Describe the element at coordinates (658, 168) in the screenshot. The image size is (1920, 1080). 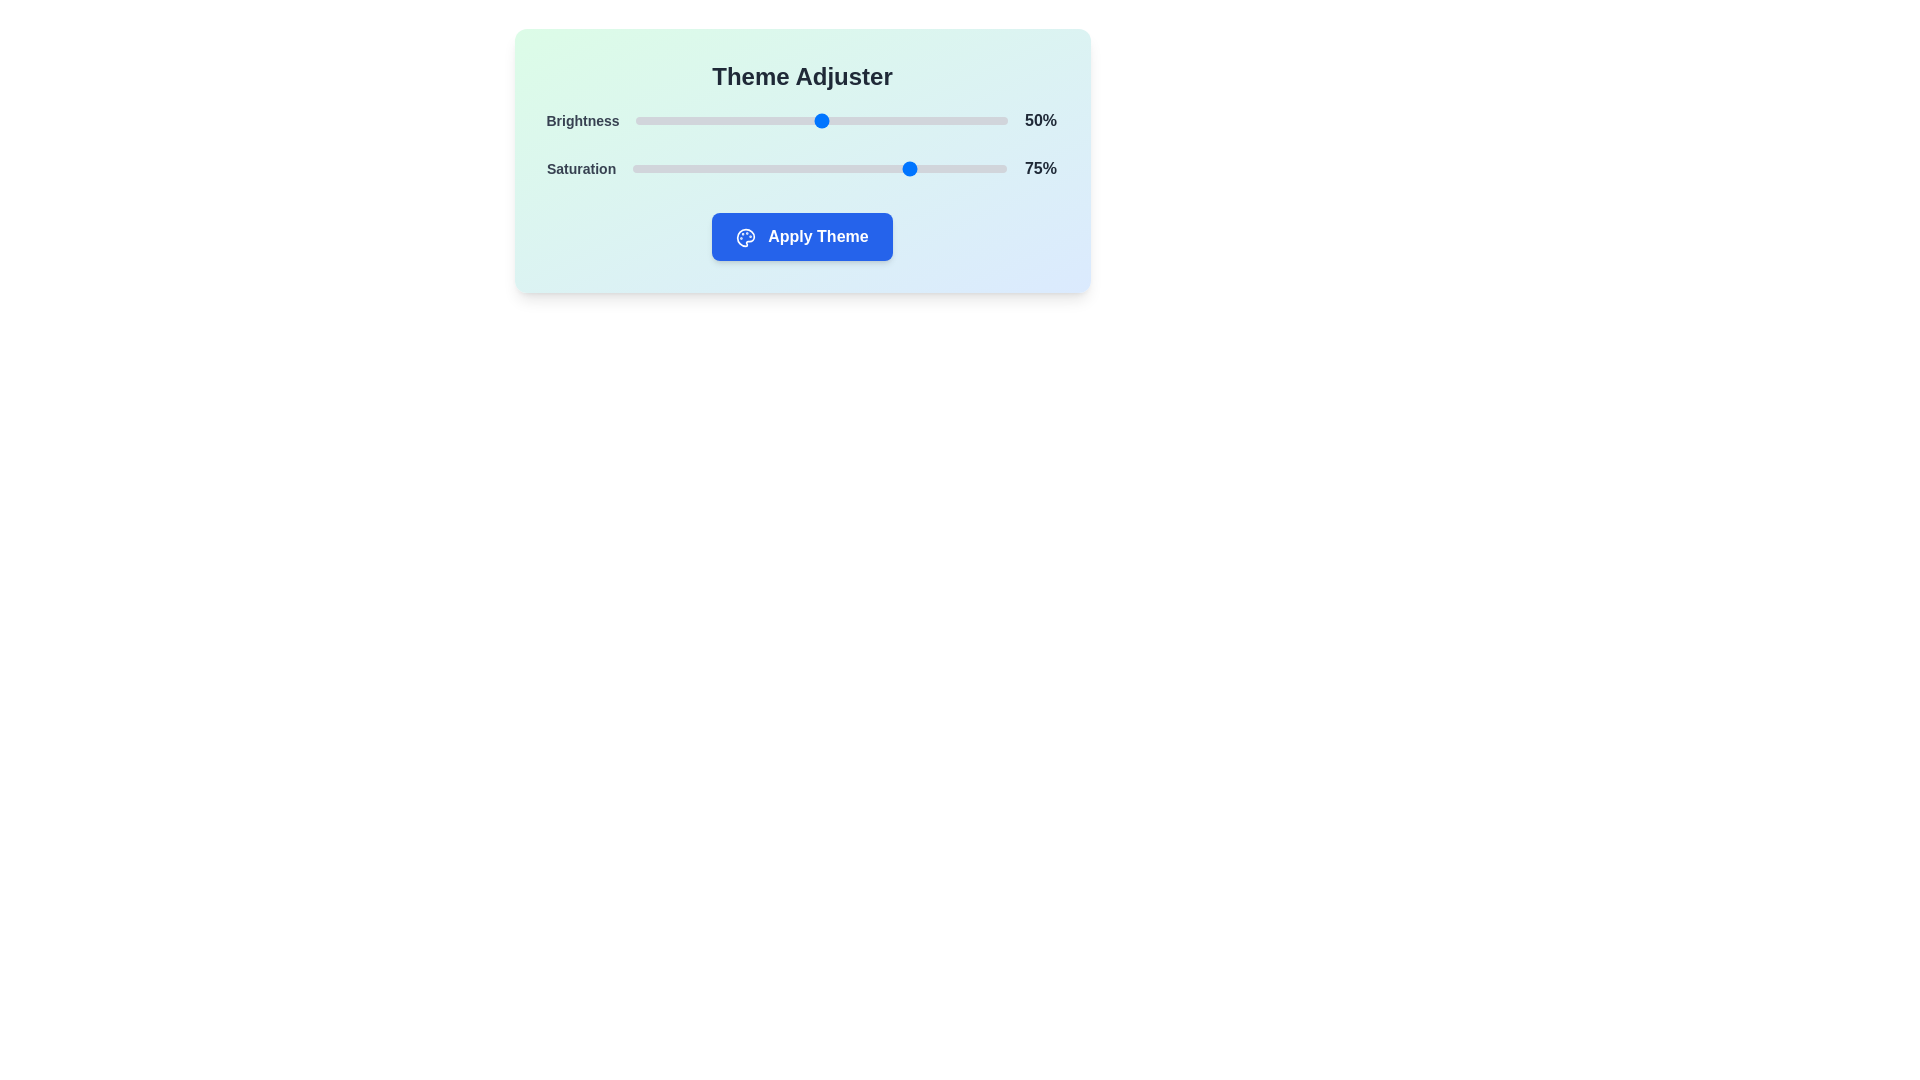
I see `the saturation slider to 7%` at that location.